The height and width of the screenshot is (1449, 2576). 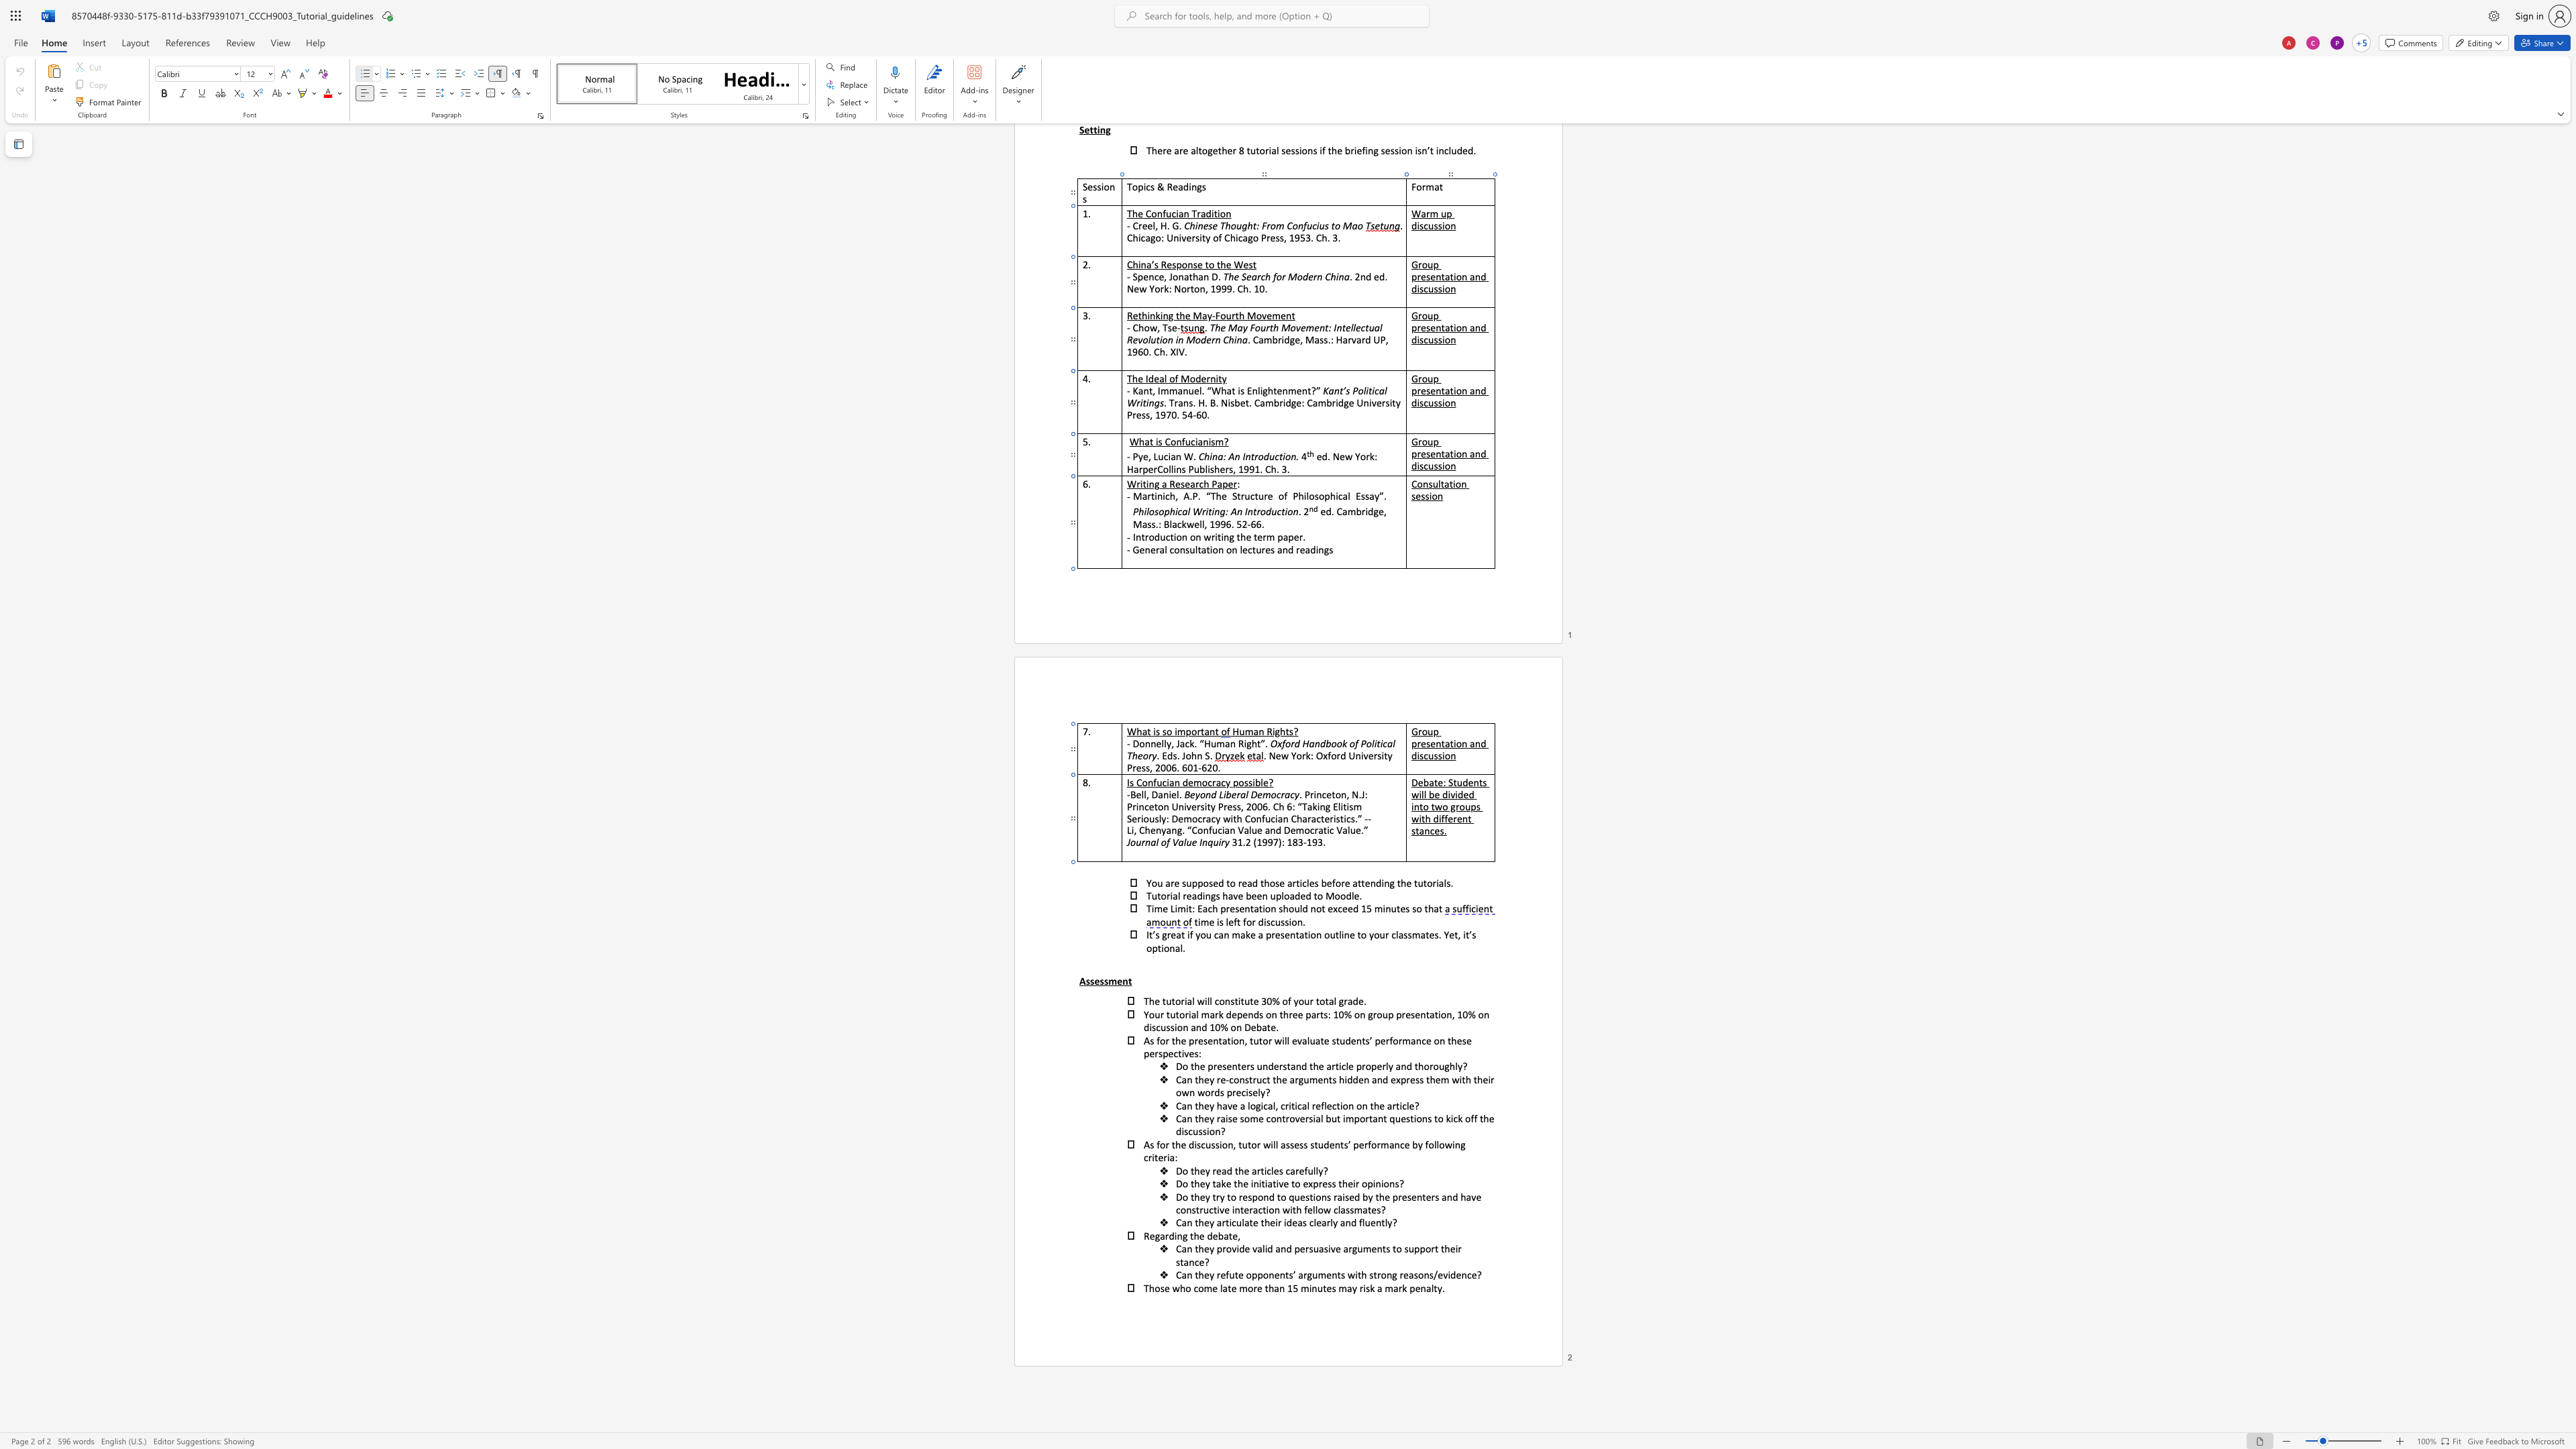 What do you see at coordinates (1346, 1248) in the screenshot?
I see `the space between the continuous character "a" and "r" in the text` at bounding box center [1346, 1248].